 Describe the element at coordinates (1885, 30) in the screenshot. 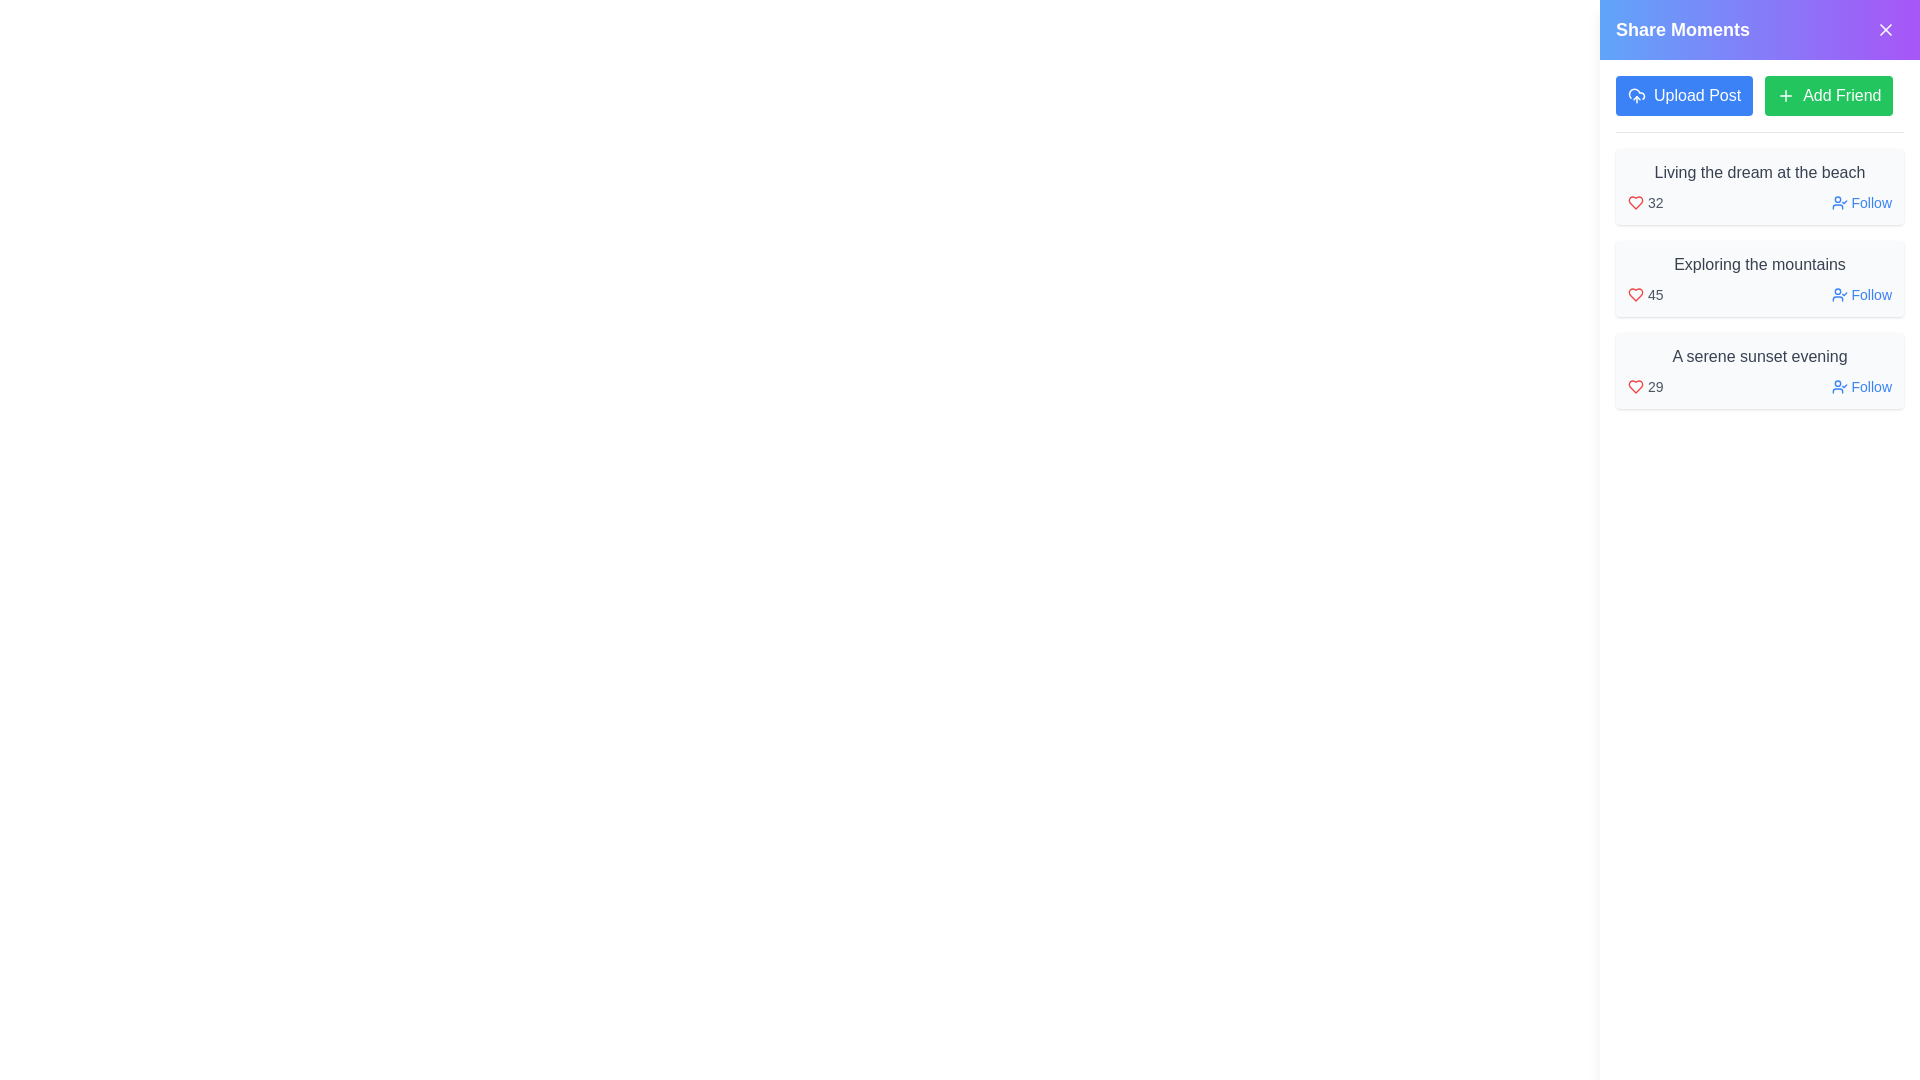

I see `the 'X' icon button located at the top-right corner of the 'Share Moments' panel` at that location.